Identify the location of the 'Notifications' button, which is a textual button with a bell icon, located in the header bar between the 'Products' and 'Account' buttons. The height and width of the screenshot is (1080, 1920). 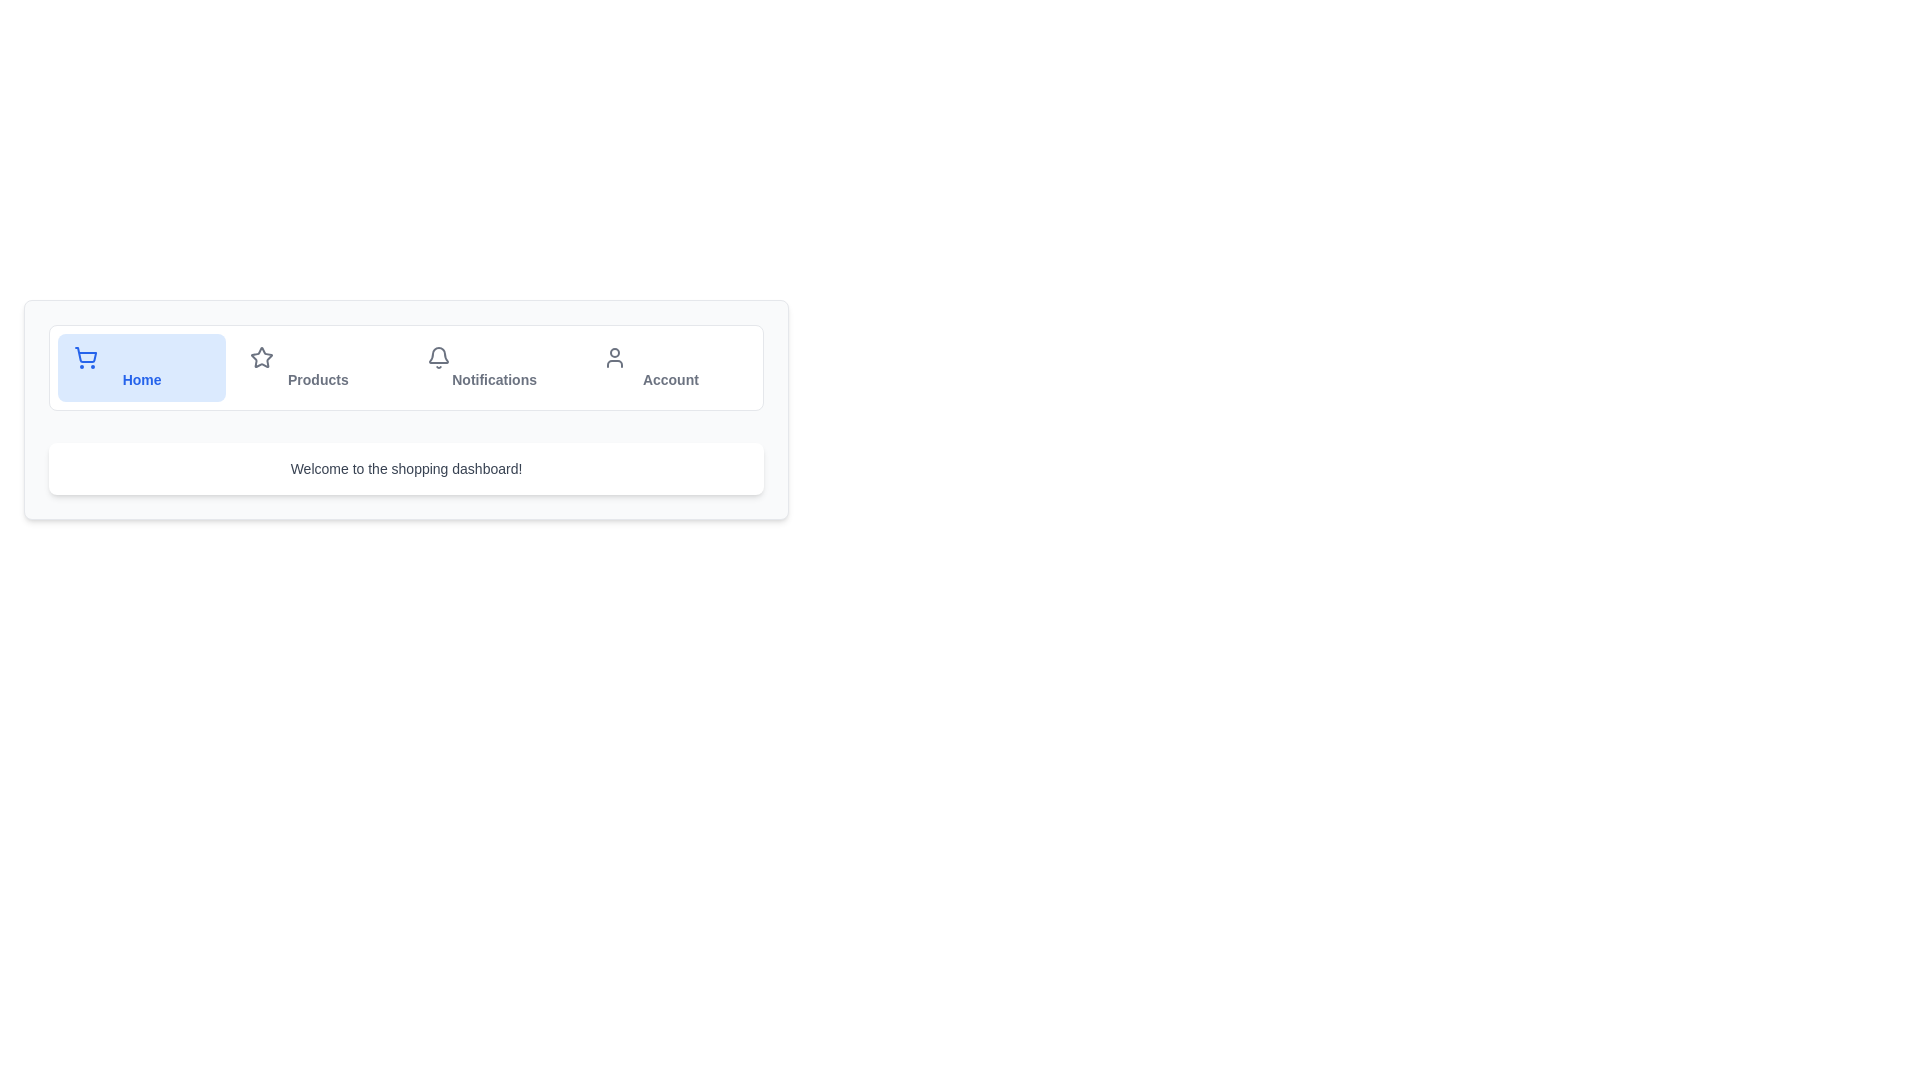
(494, 367).